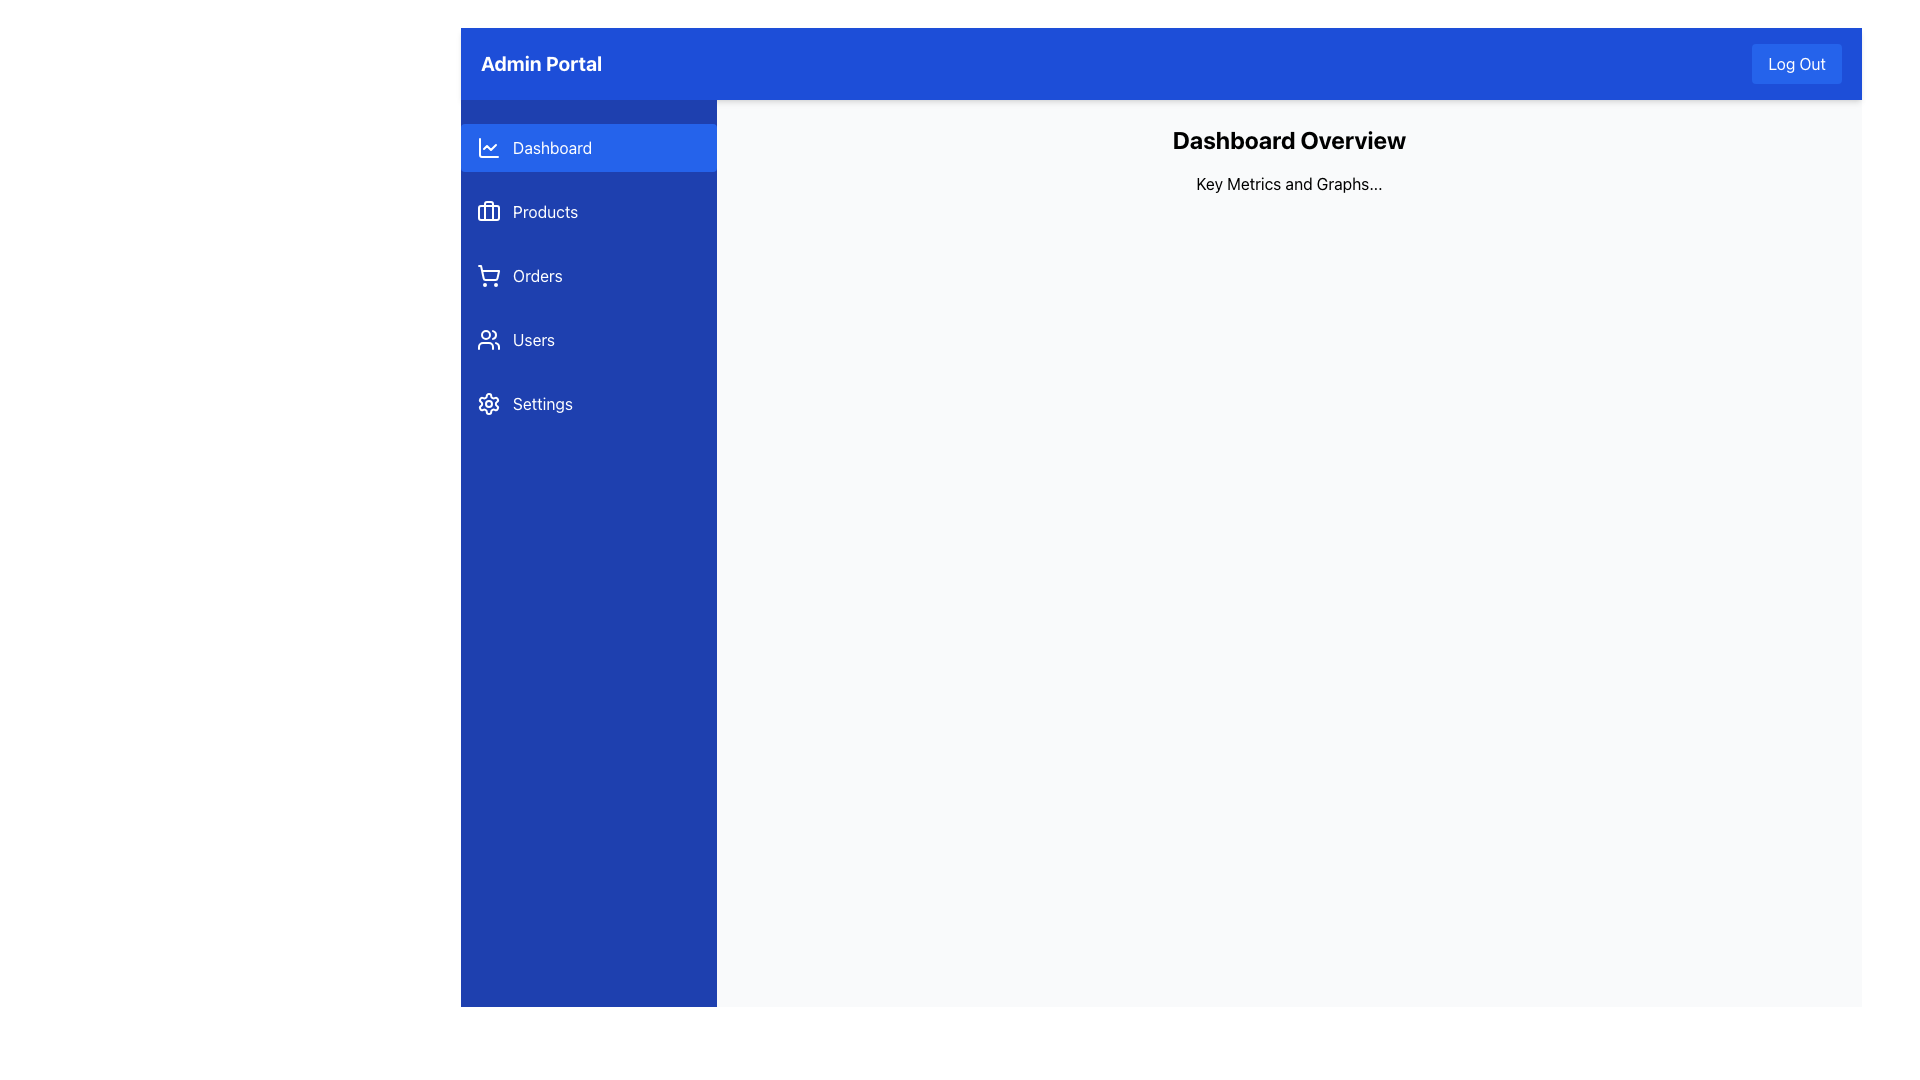  Describe the element at coordinates (489, 212) in the screenshot. I see `inner rectangular component of the briefcase-shaped icon located in the second menu item of the navigation bar under 'Products'` at that location.